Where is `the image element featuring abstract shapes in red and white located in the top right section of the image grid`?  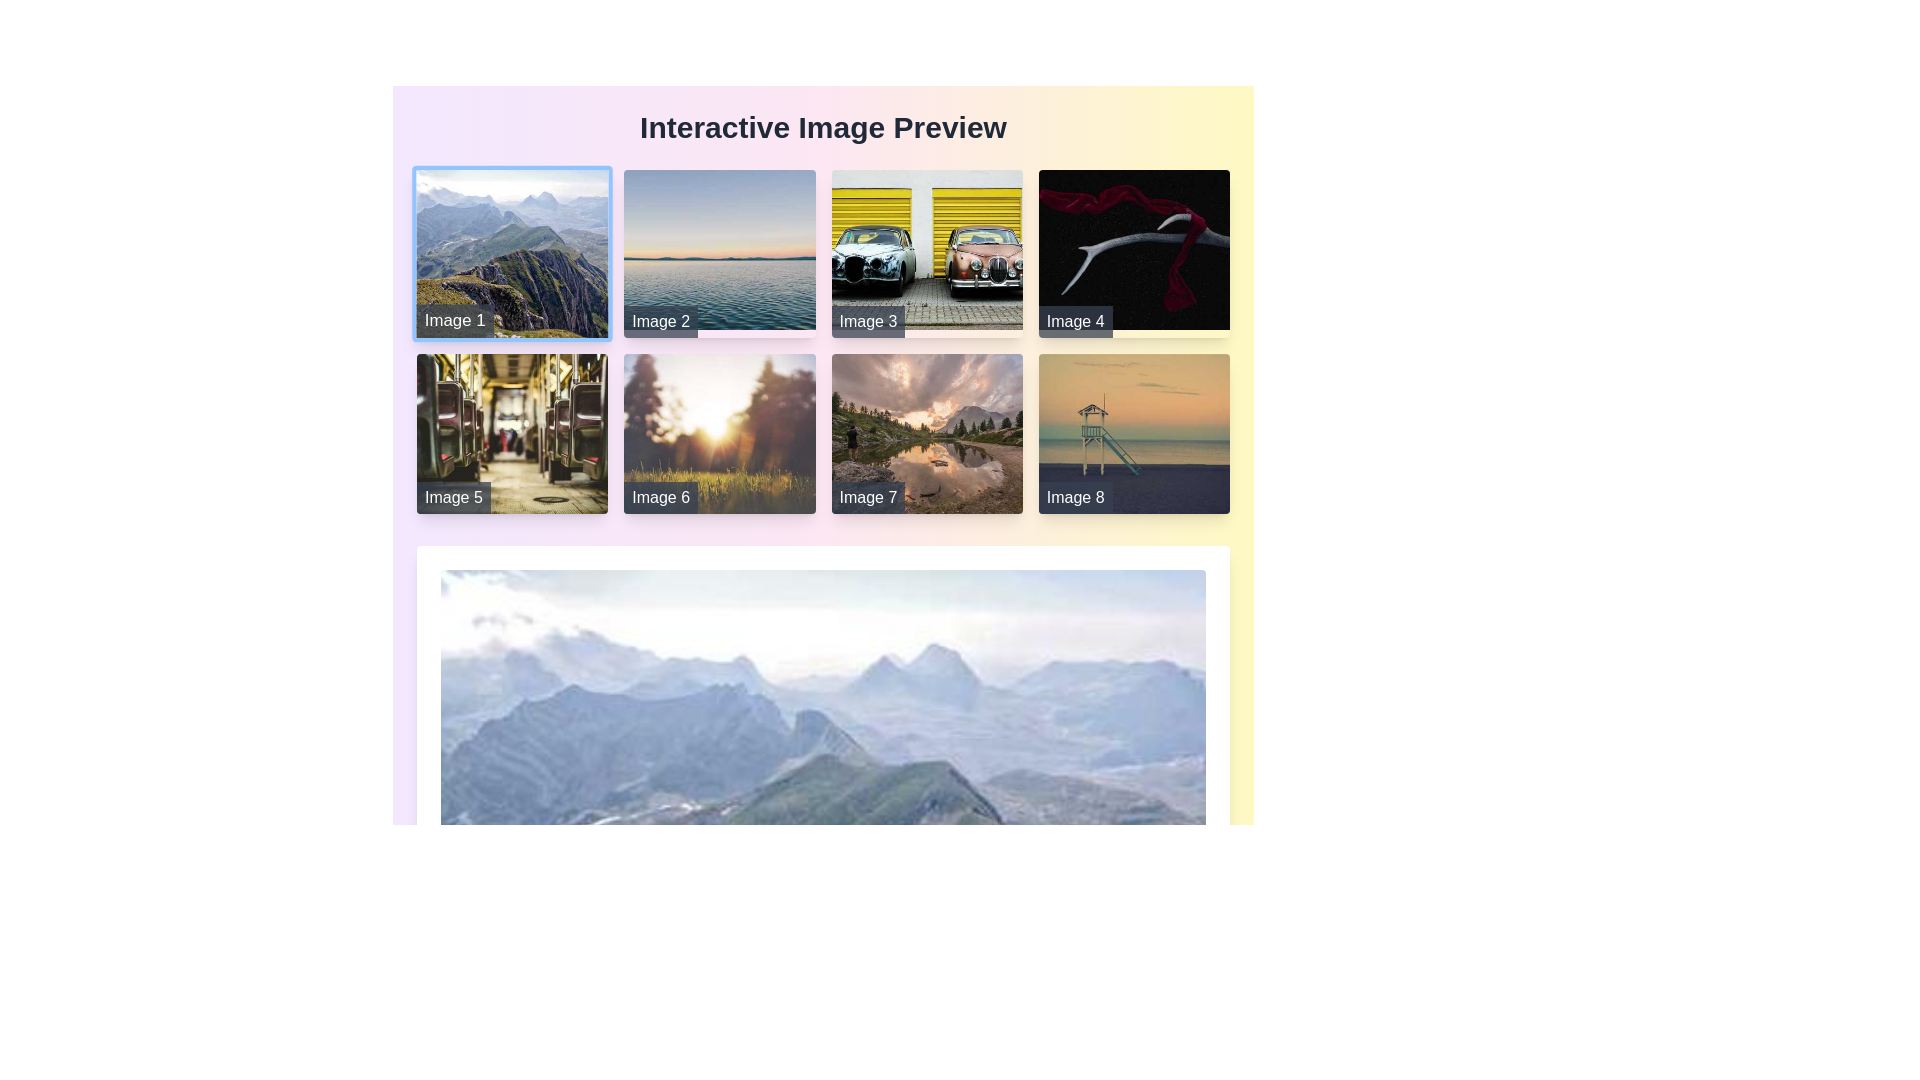 the image element featuring abstract shapes in red and white located in the top right section of the image grid is located at coordinates (1134, 249).